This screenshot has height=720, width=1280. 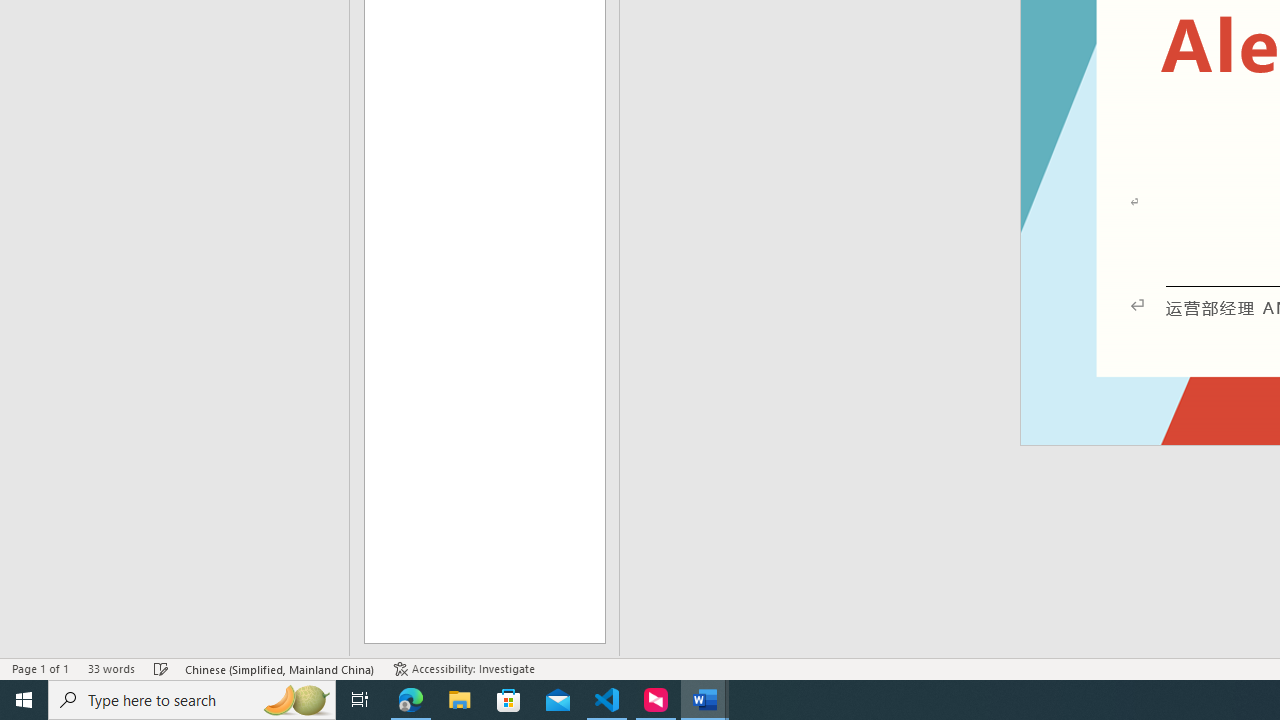 What do you see at coordinates (705, 698) in the screenshot?
I see `'Word - 2 running windows'` at bounding box center [705, 698].